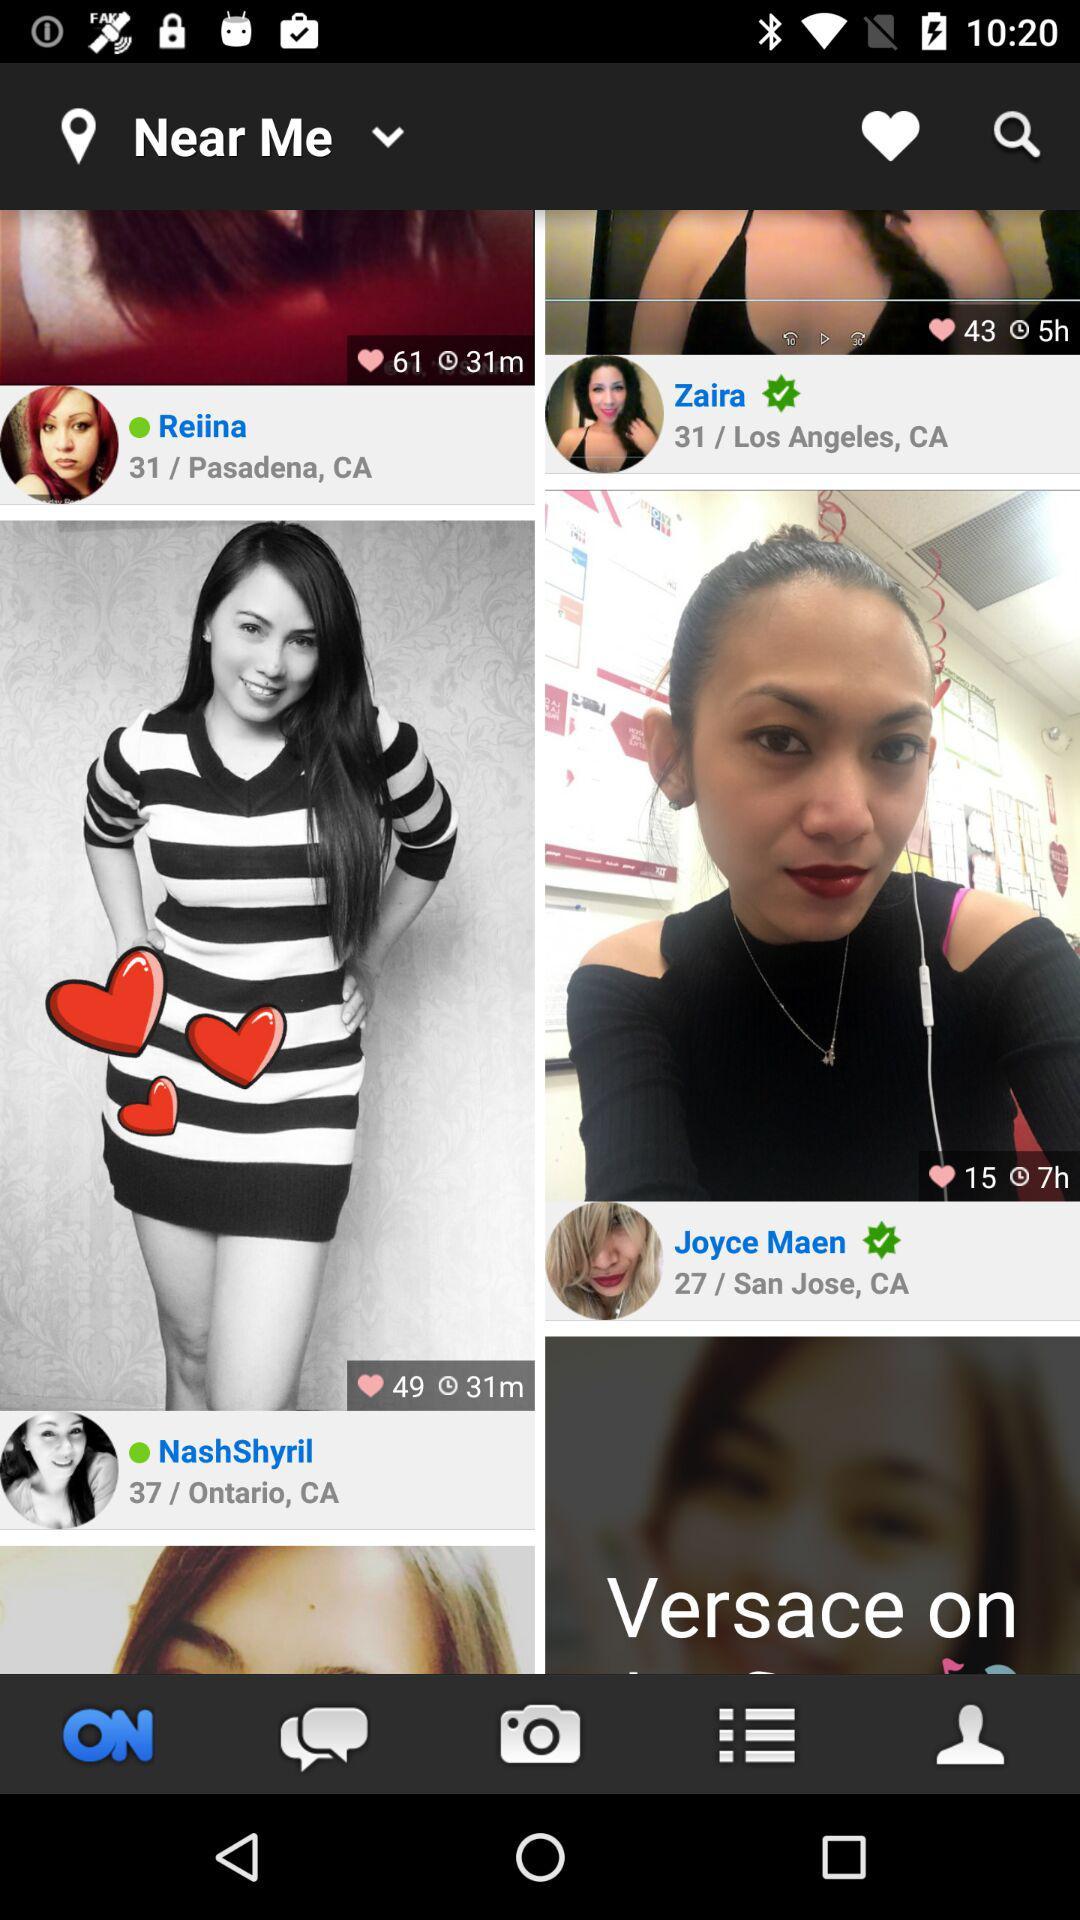 The height and width of the screenshot is (1920, 1080). Describe the element at coordinates (760, 1239) in the screenshot. I see `the item above the 27 san jose` at that location.